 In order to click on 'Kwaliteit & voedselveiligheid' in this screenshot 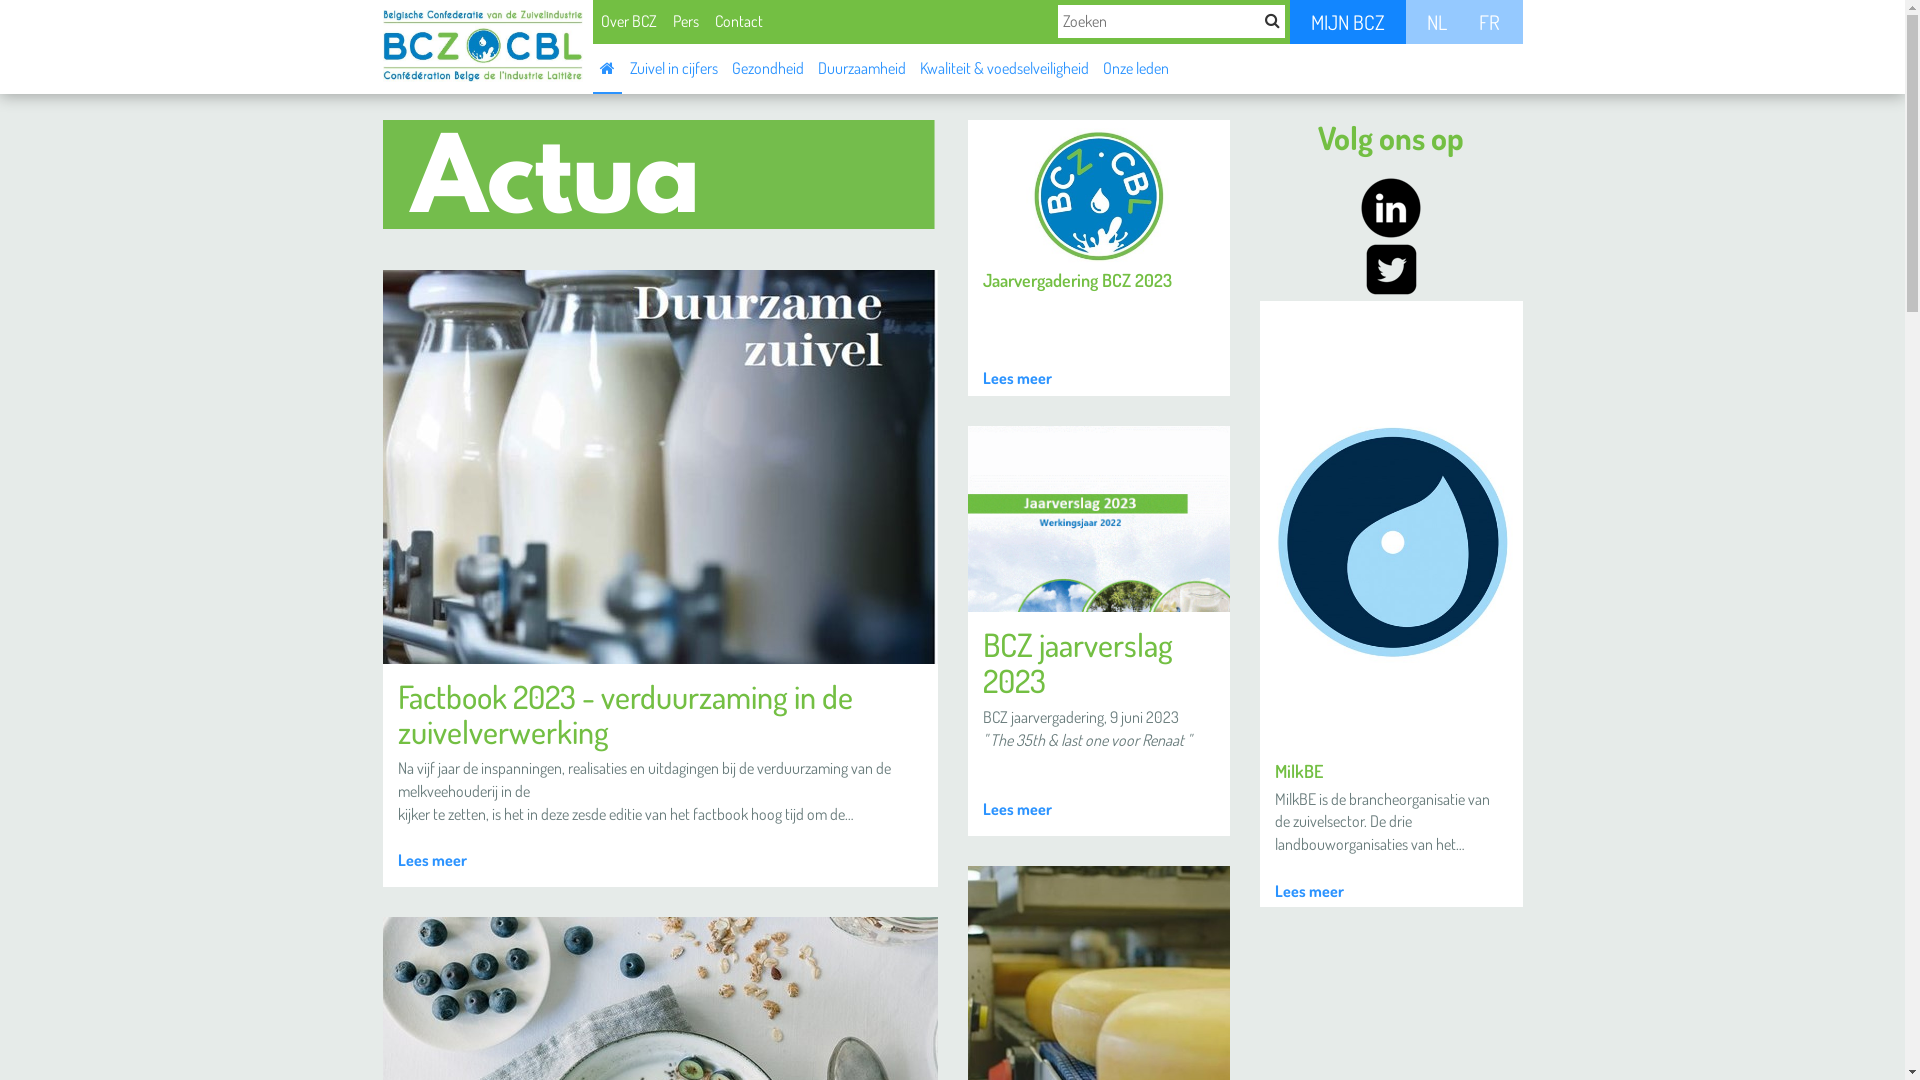, I will do `click(1003, 65)`.